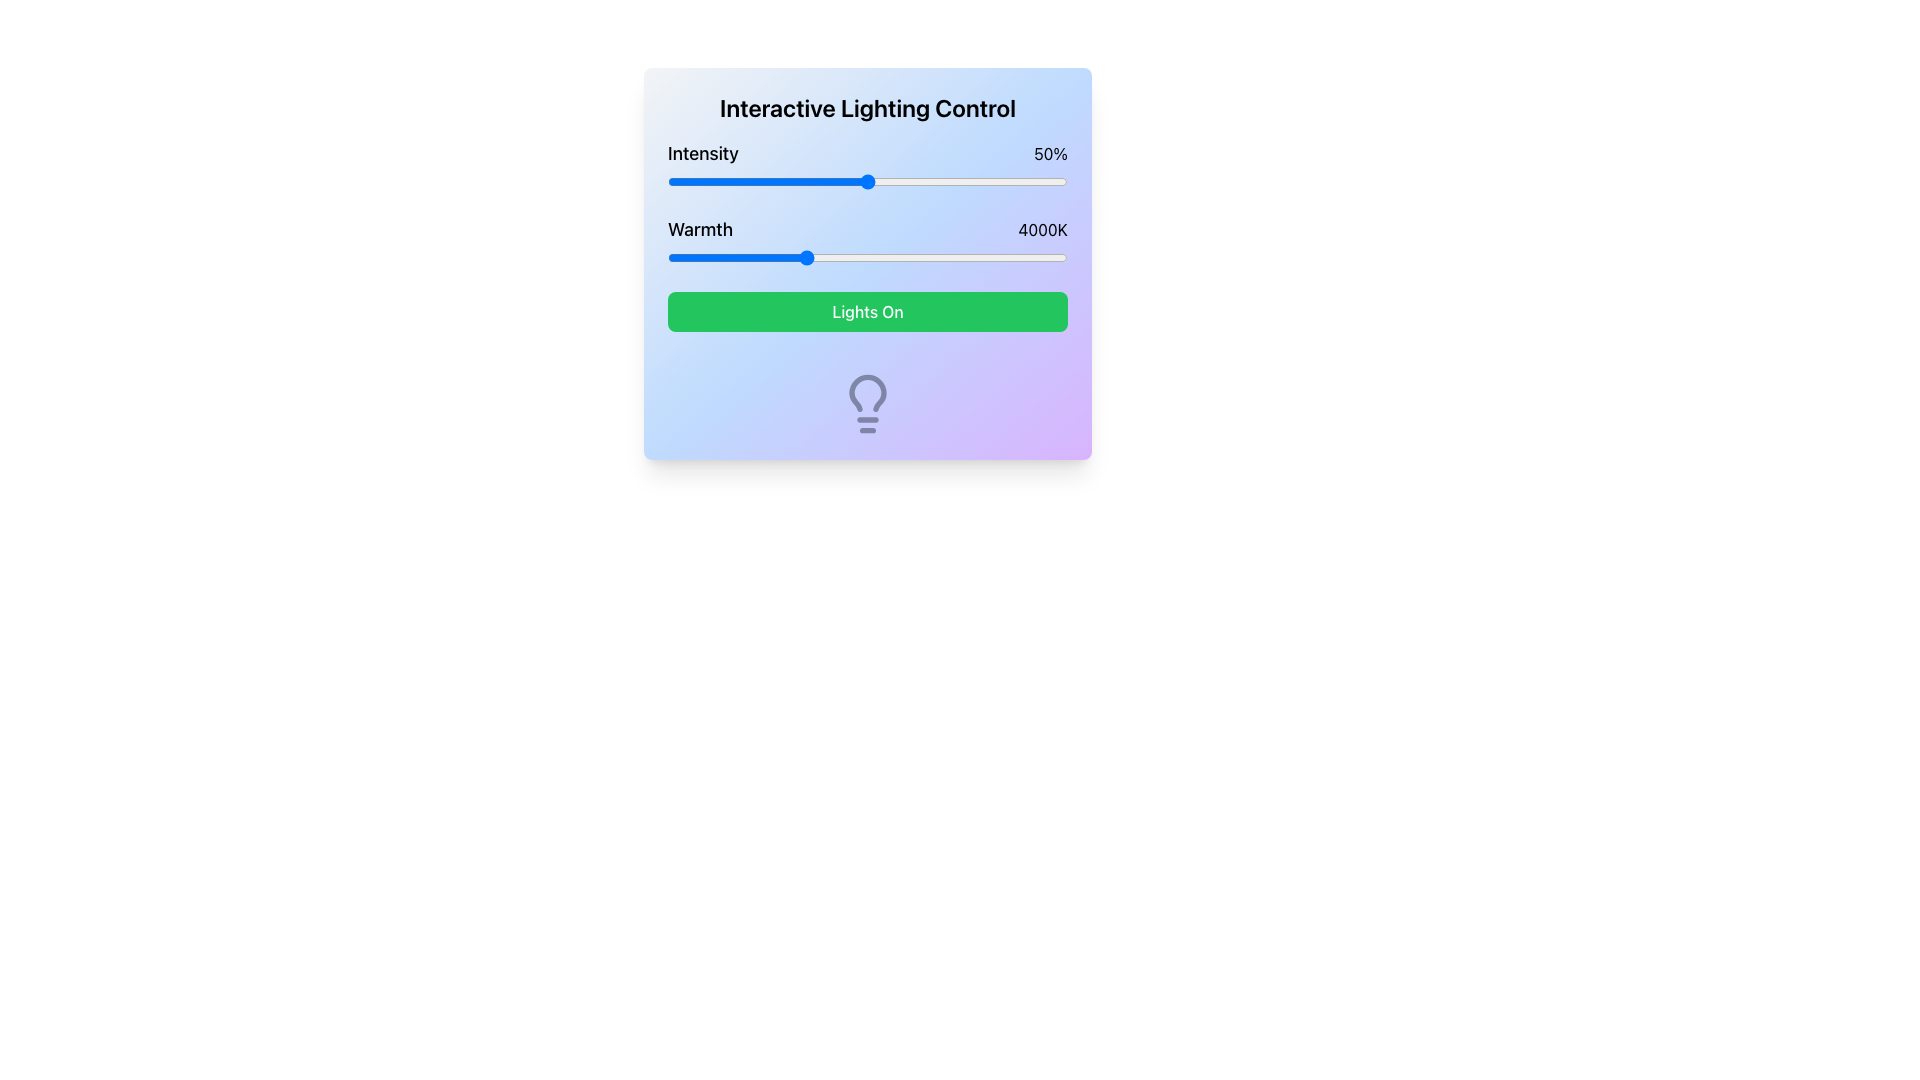 This screenshot has height=1080, width=1920. What do you see at coordinates (868, 404) in the screenshot?
I see `the lighting icon located at the bottom-center of the 'Interactive Lighting Control' section, beneath the 'Lights On' button` at bounding box center [868, 404].